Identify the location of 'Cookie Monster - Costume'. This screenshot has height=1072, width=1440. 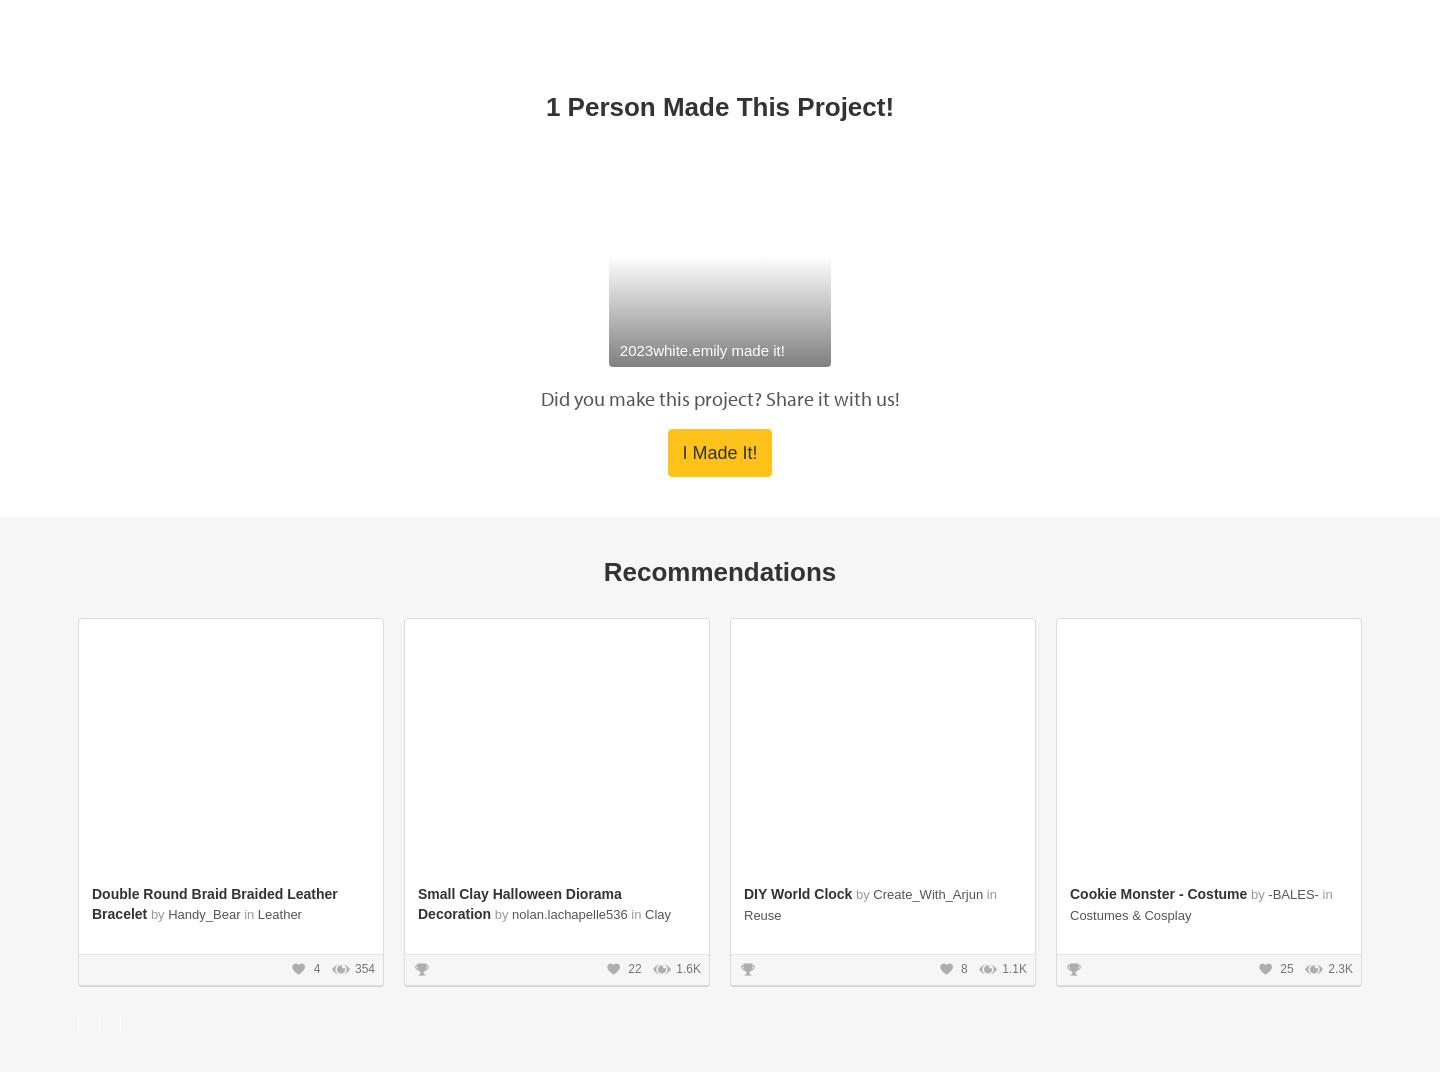
(1158, 431).